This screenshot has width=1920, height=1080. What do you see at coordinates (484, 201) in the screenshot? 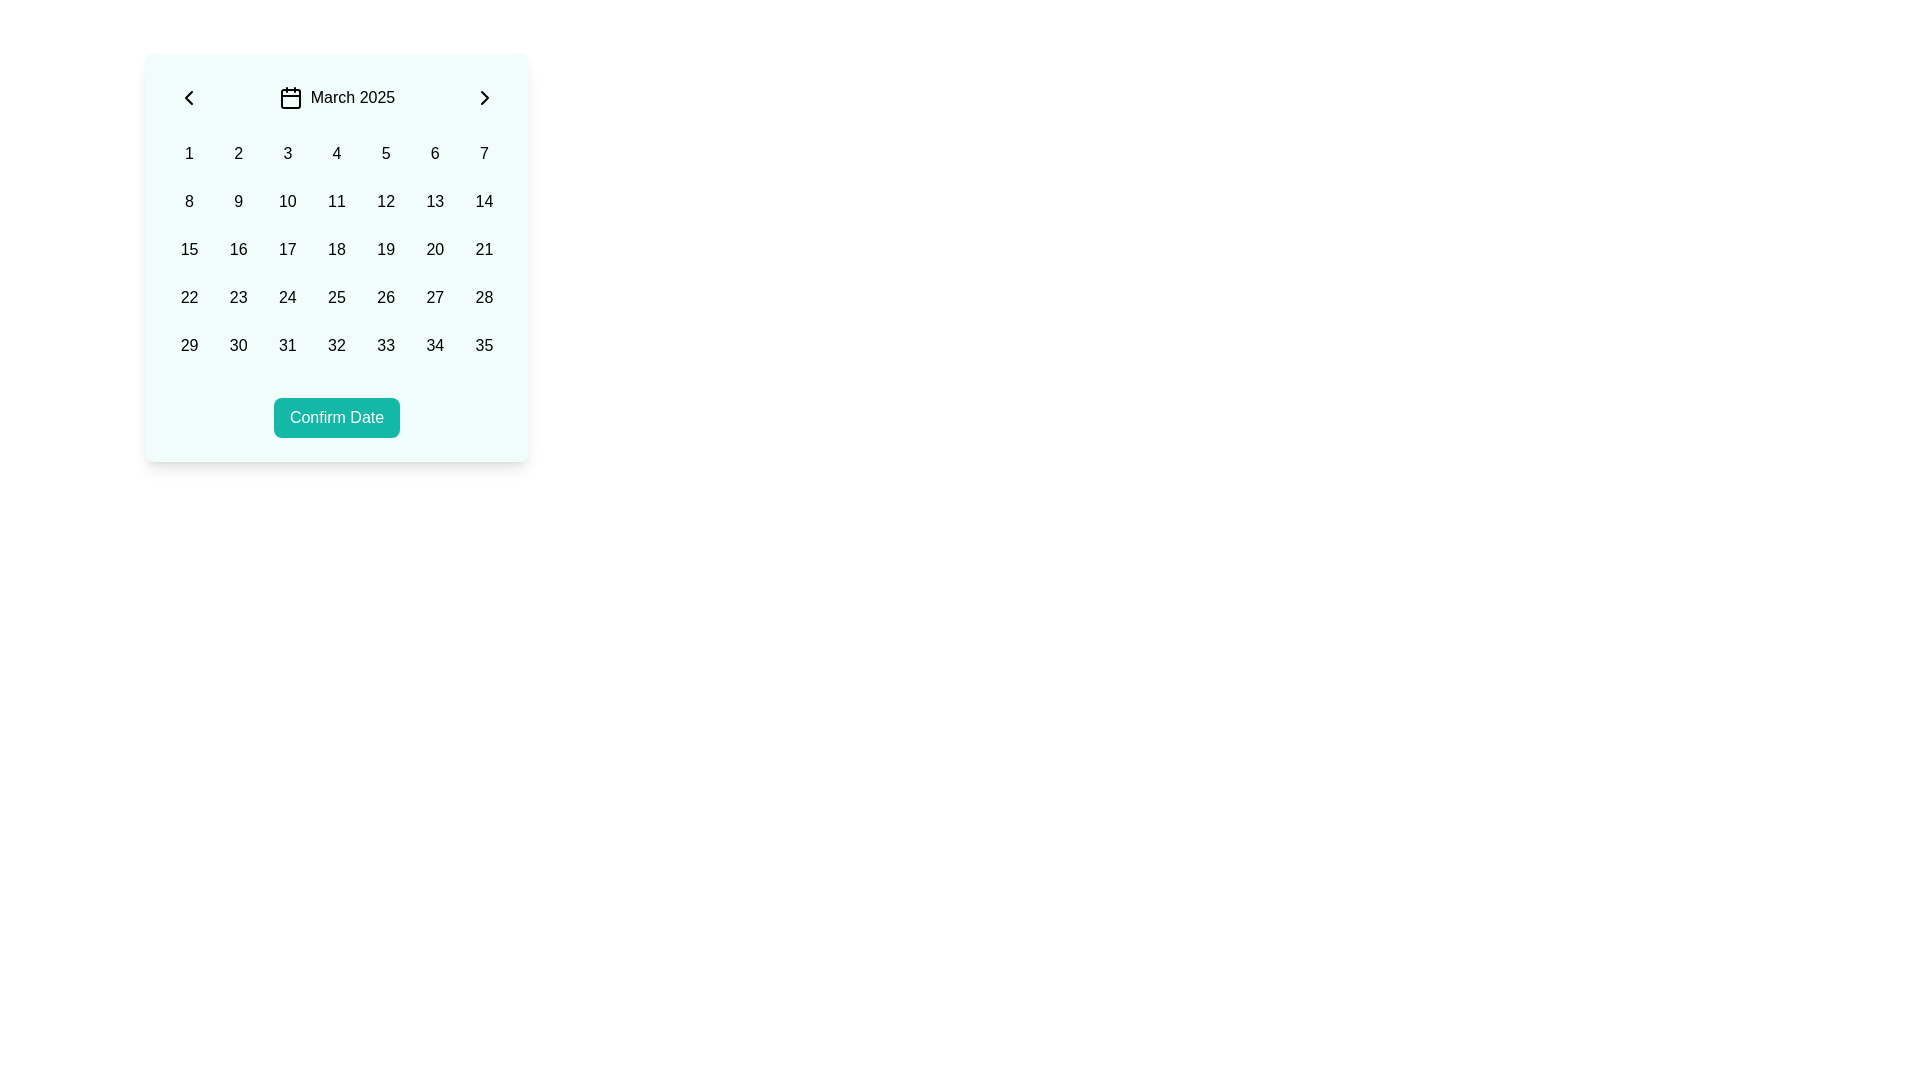
I see `the button displaying '14' in the second row, last column of the grid` at bounding box center [484, 201].